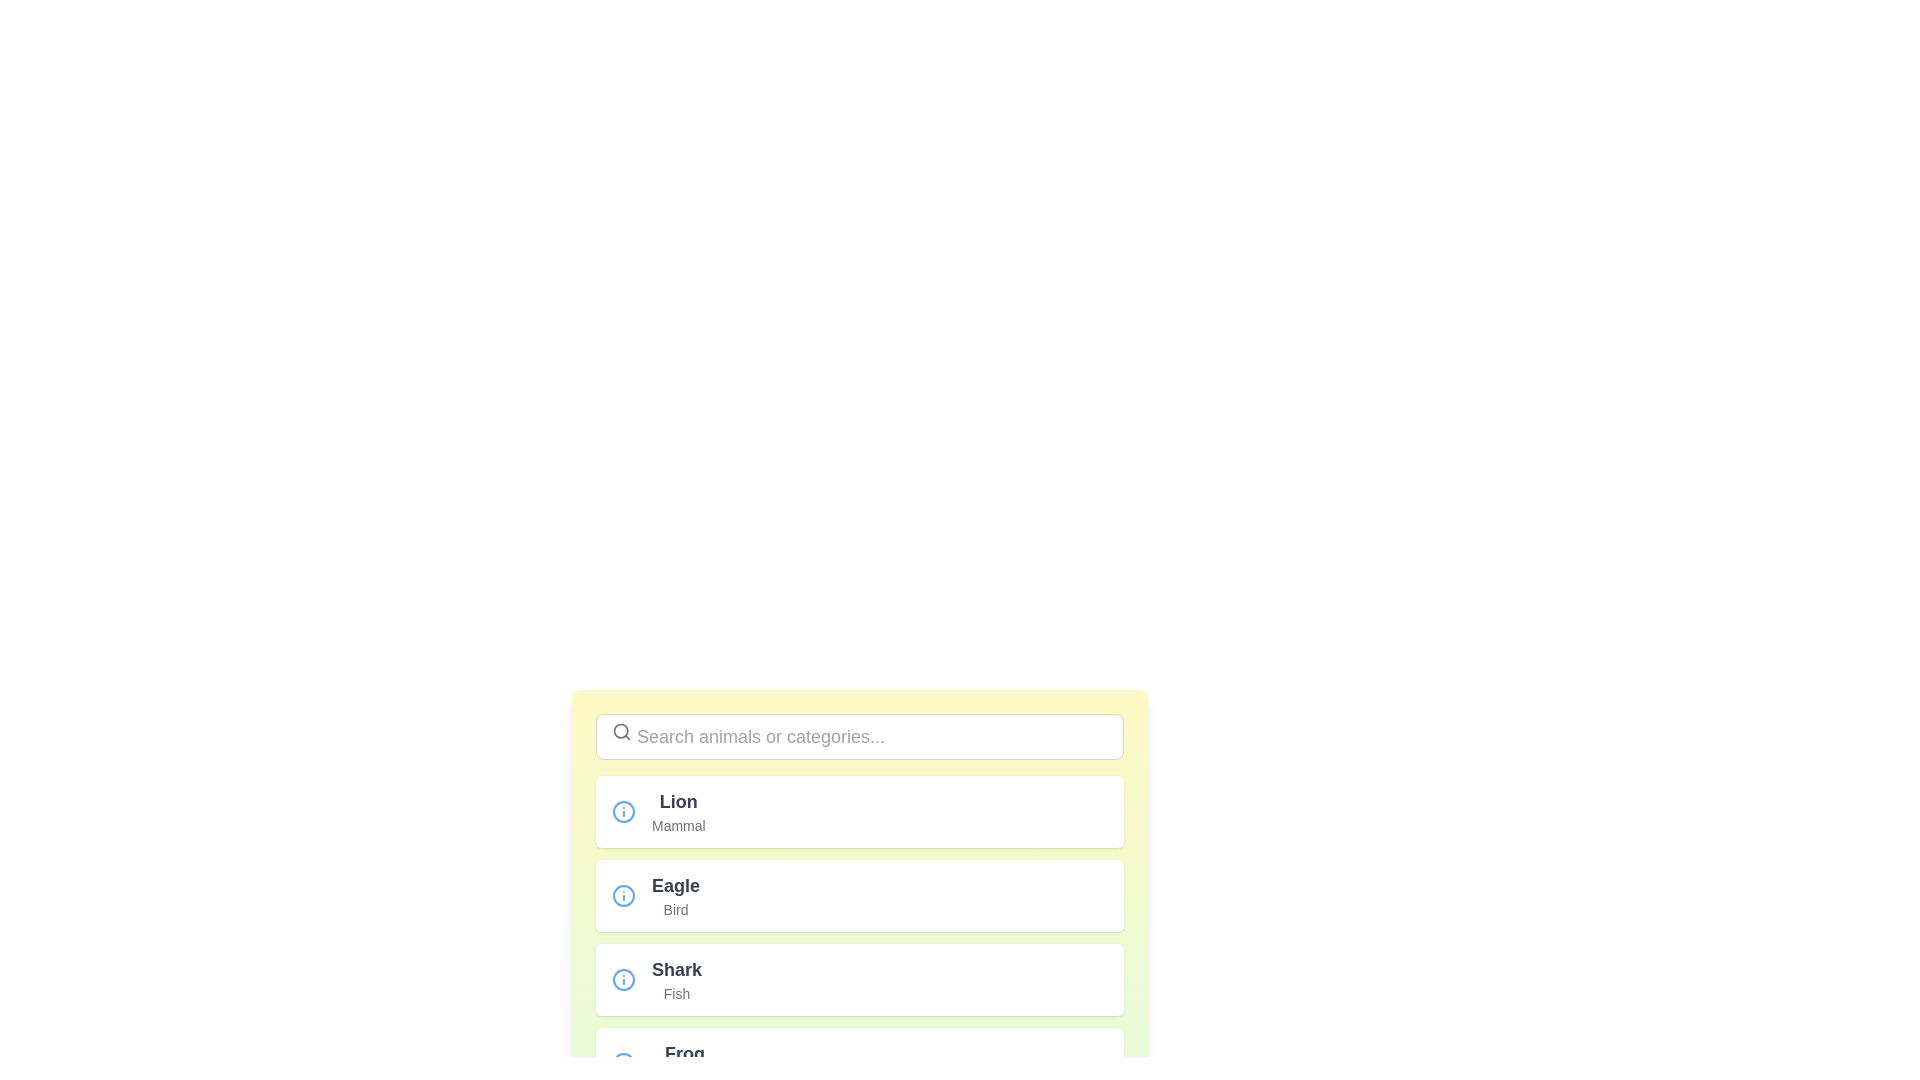 The height and width of the screenshot is (1080, 1920). I want to click on the text label 'Lion', which identifies the first item in the animal list, so click(678, 801).